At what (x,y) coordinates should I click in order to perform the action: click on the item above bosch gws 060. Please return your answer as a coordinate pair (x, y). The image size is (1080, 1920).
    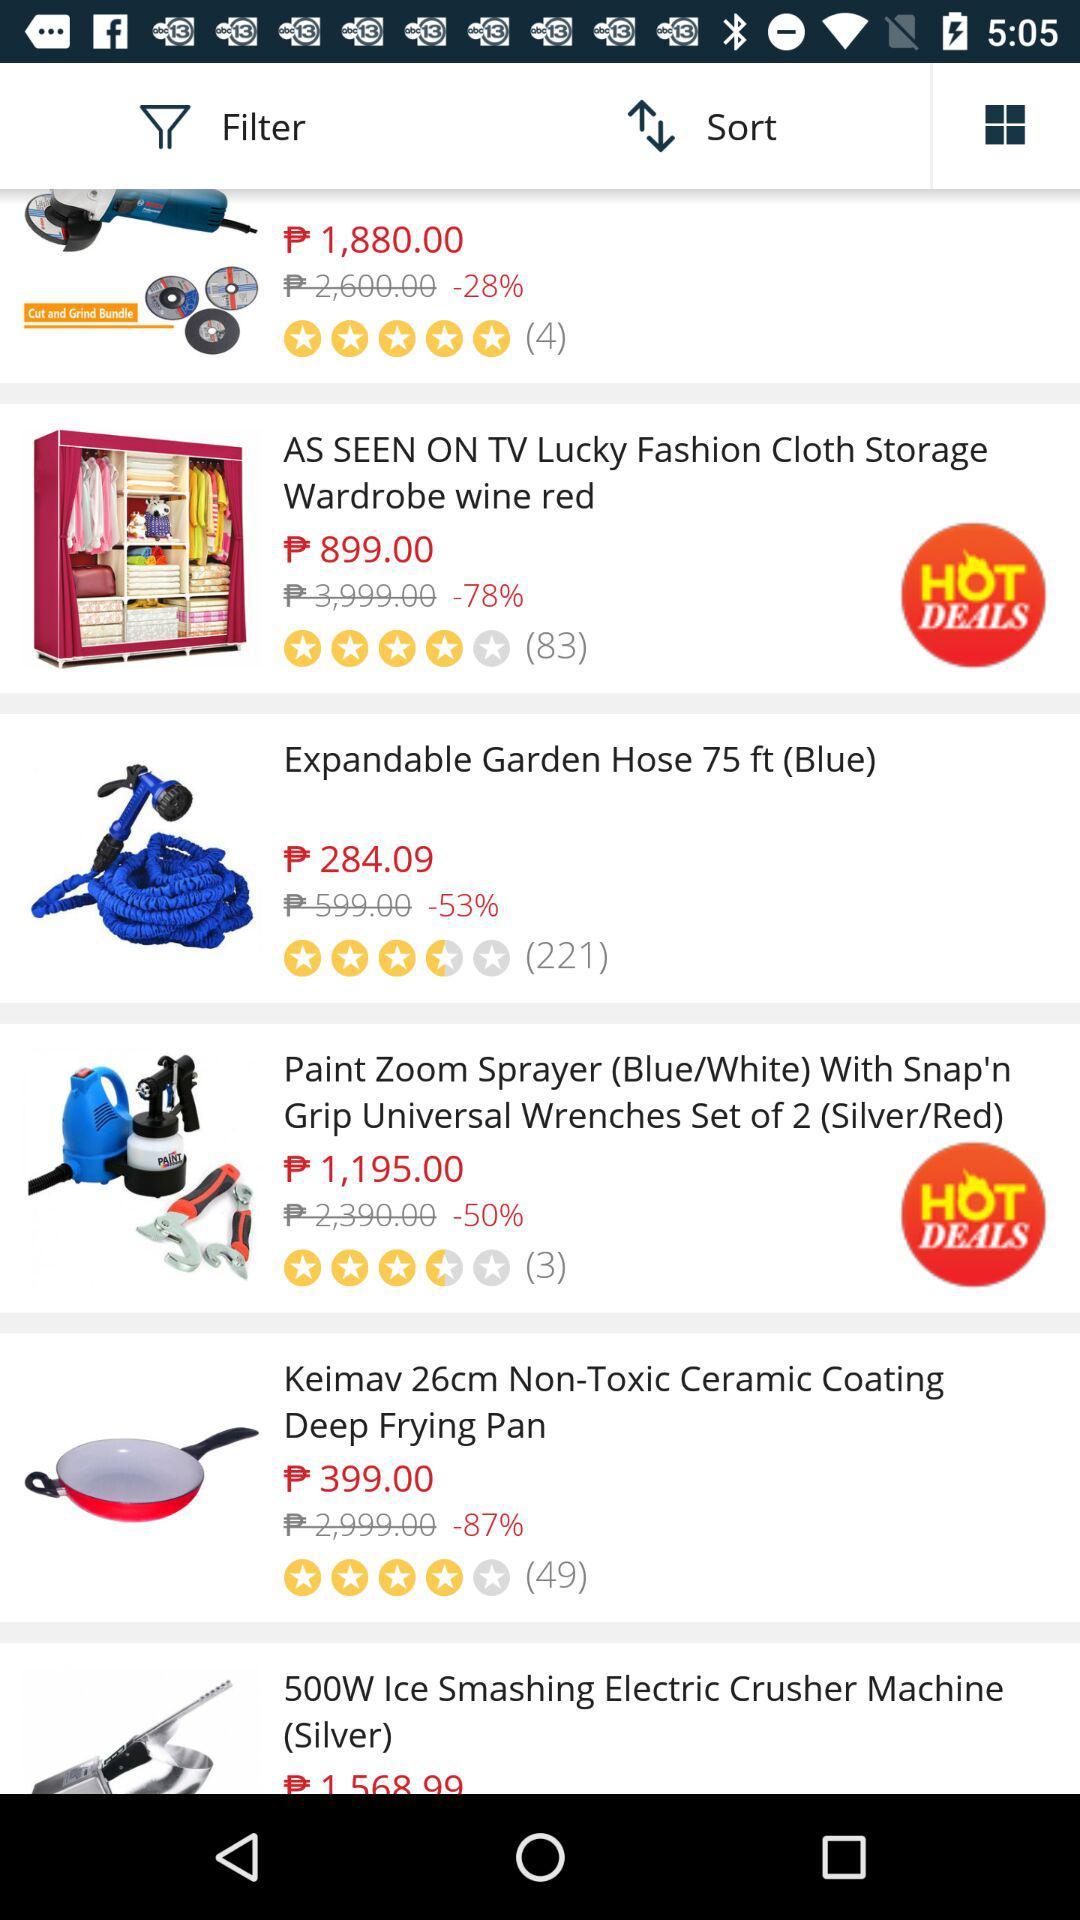
    Looking at the image, I should click on (1006, 124).